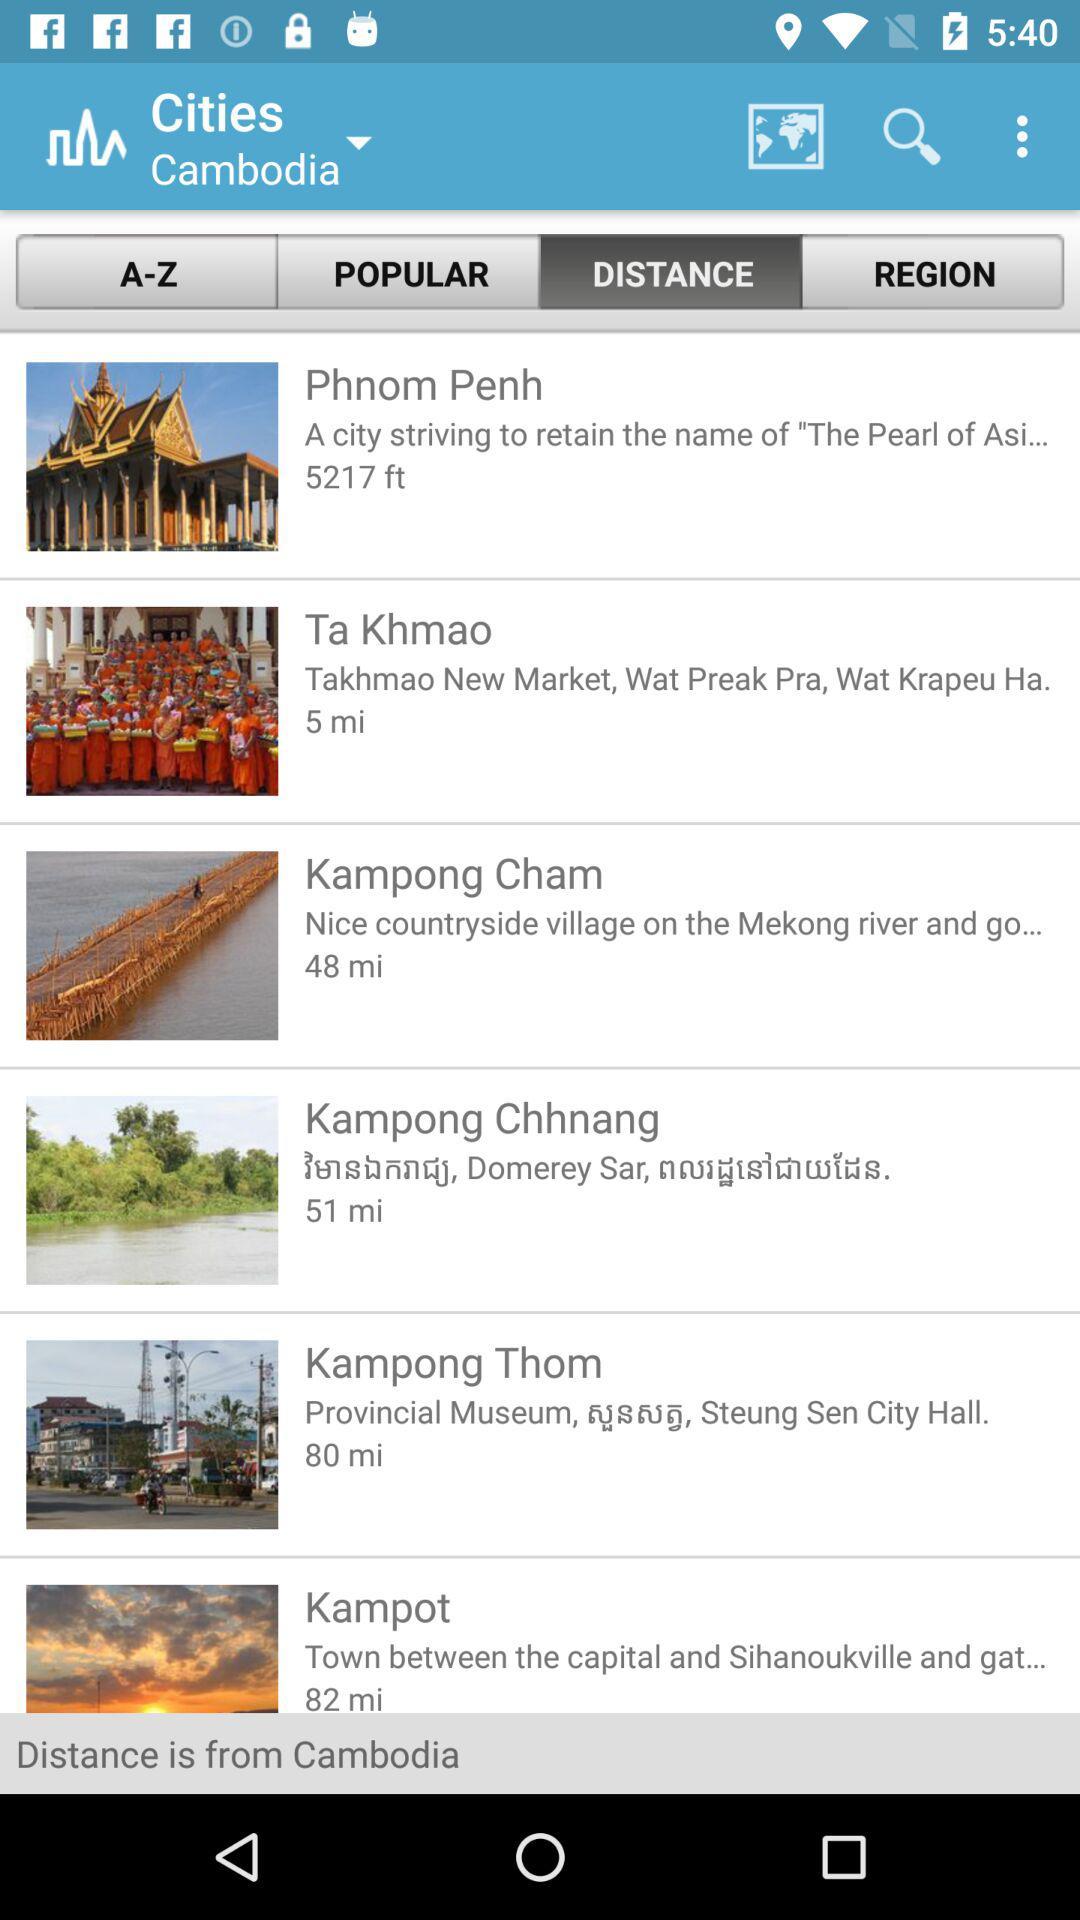 This screenshot has width=1080, height=1920. What do you see at coordinates (678, 432) in the screenshot?
I see `a city striving item` at bounding box center [678, 432].